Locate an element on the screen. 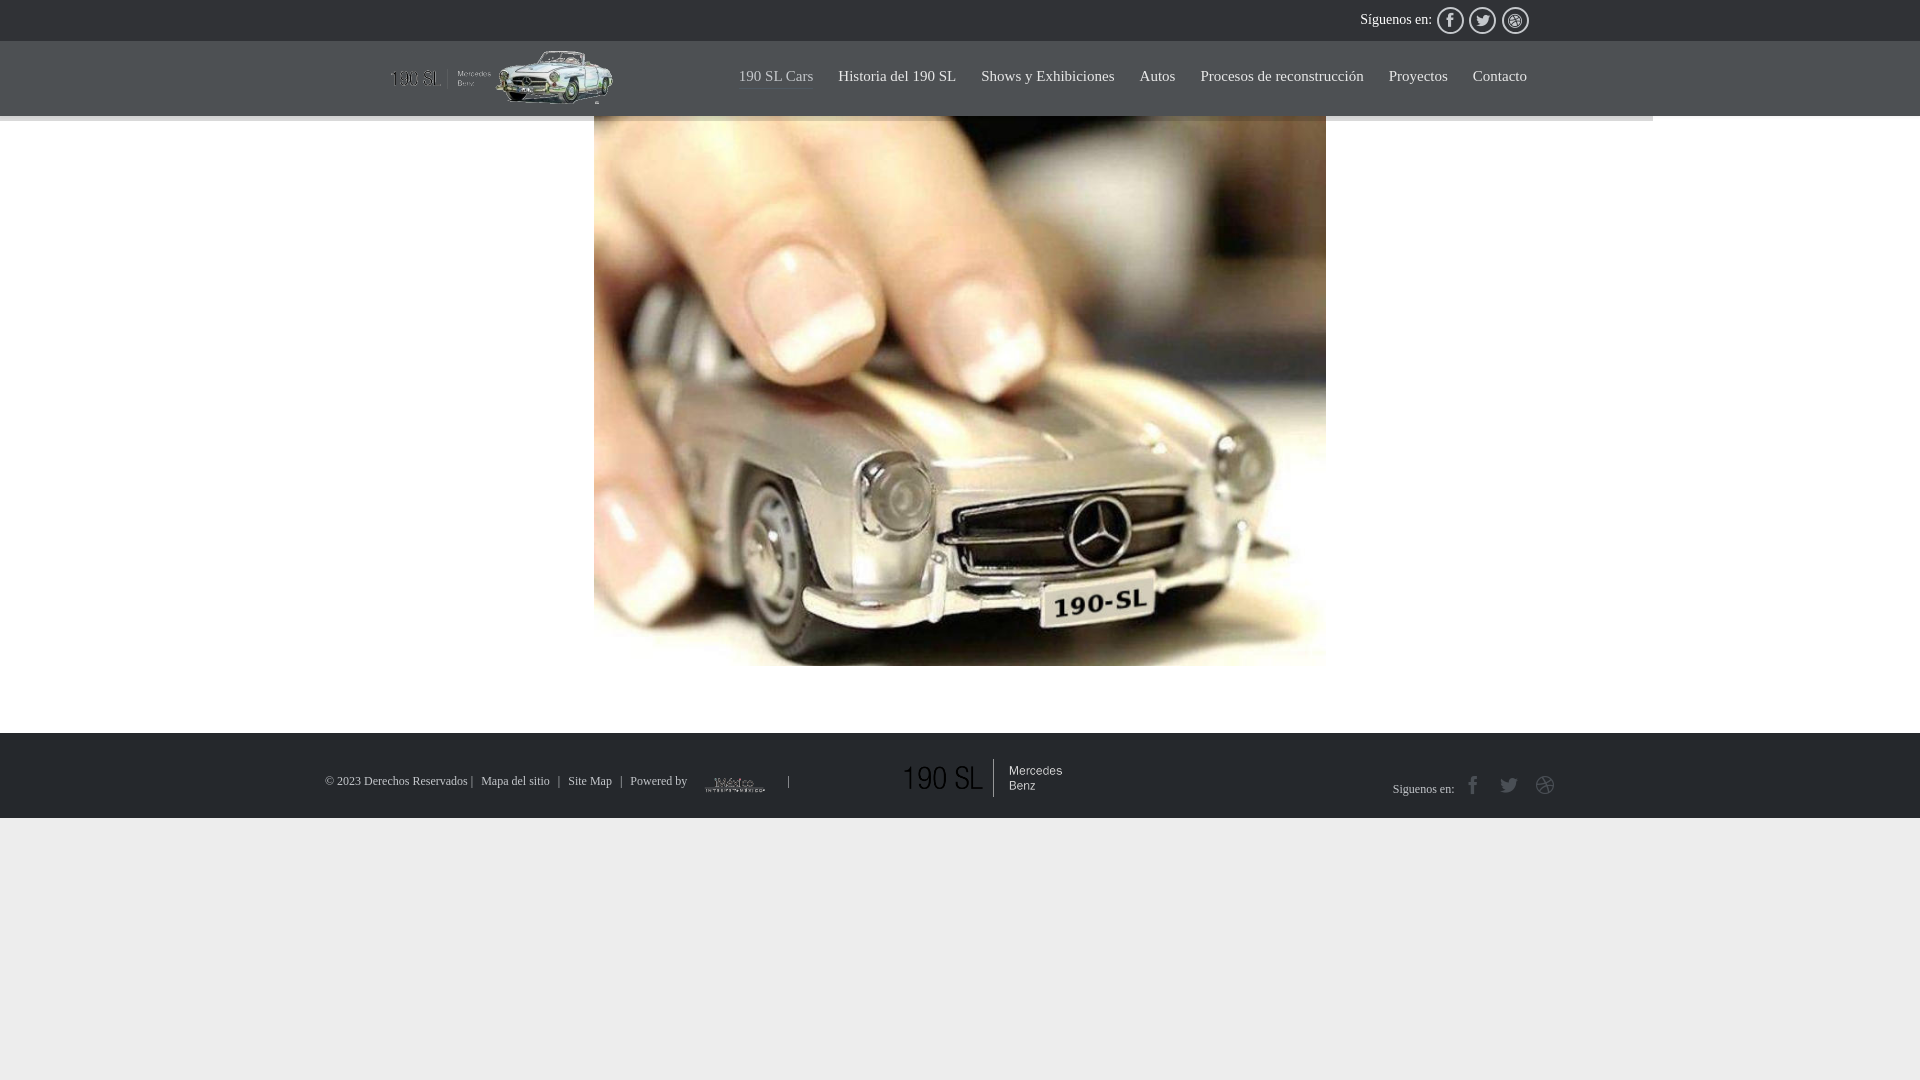 The width and height of the screenshot is (1920, 1080). 'Shows y Exhibiciones' is located at coordinates (980, 77).